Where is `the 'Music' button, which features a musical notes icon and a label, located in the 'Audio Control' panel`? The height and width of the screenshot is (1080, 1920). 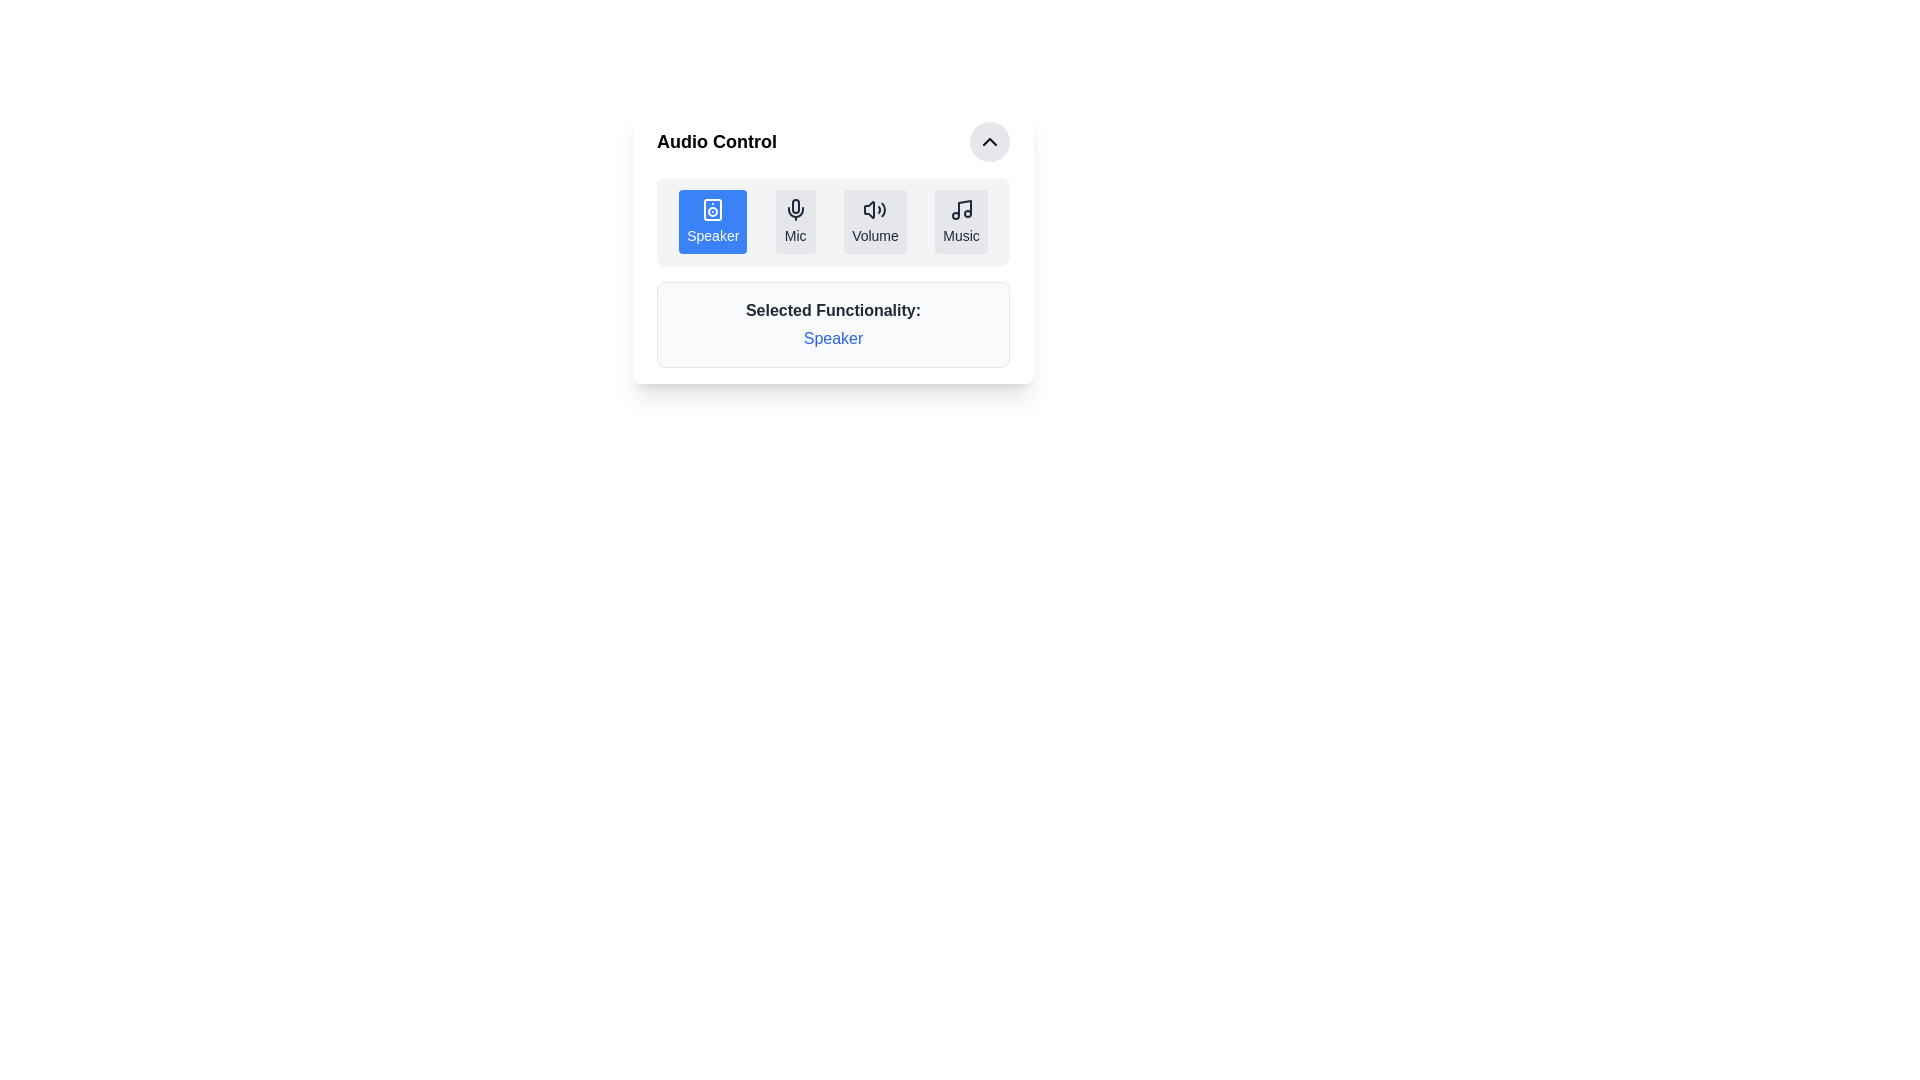 the 'Music' button, which features a musical notes icon and a label, located in the 'Audio Control' panel is located at coordinates (961, 222).